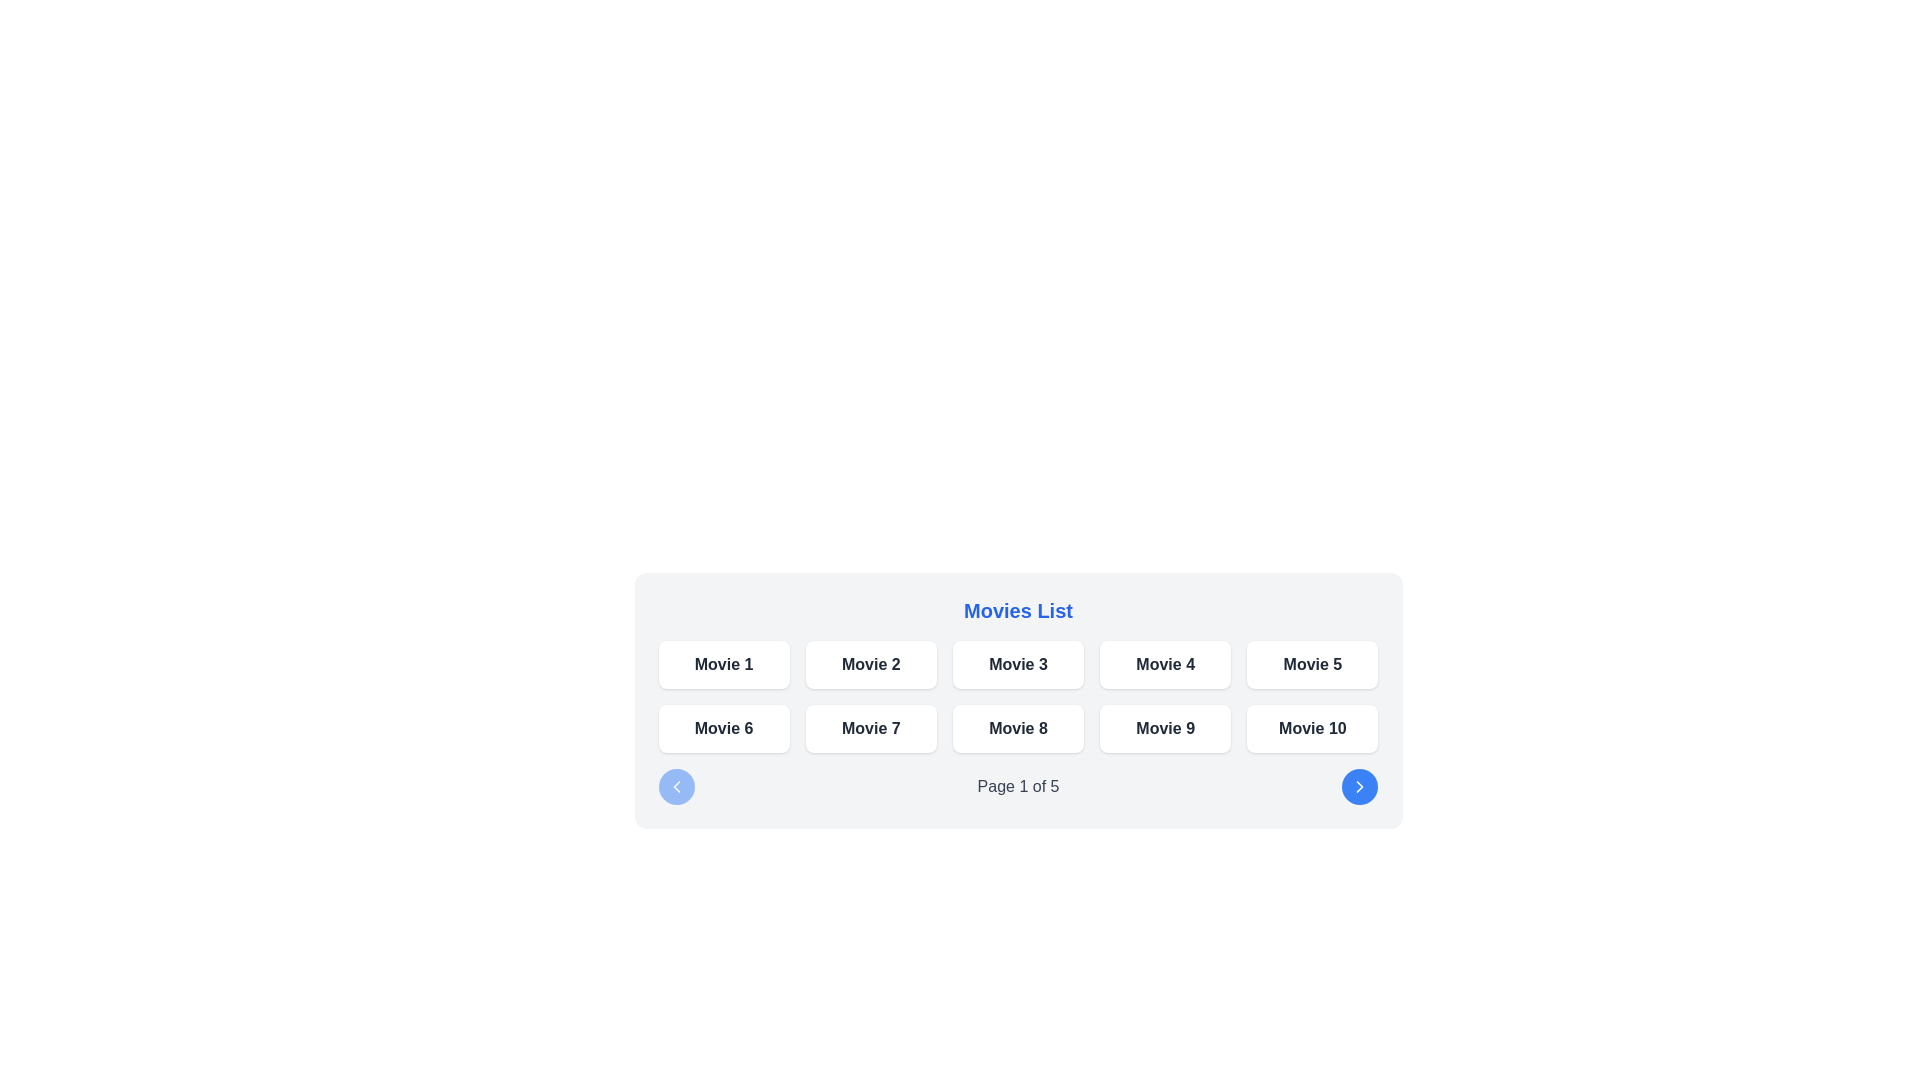  I want to click on the static text display with the text 'Movie 8' located in the second row and third column of the grid layout, so click(1018, 729).